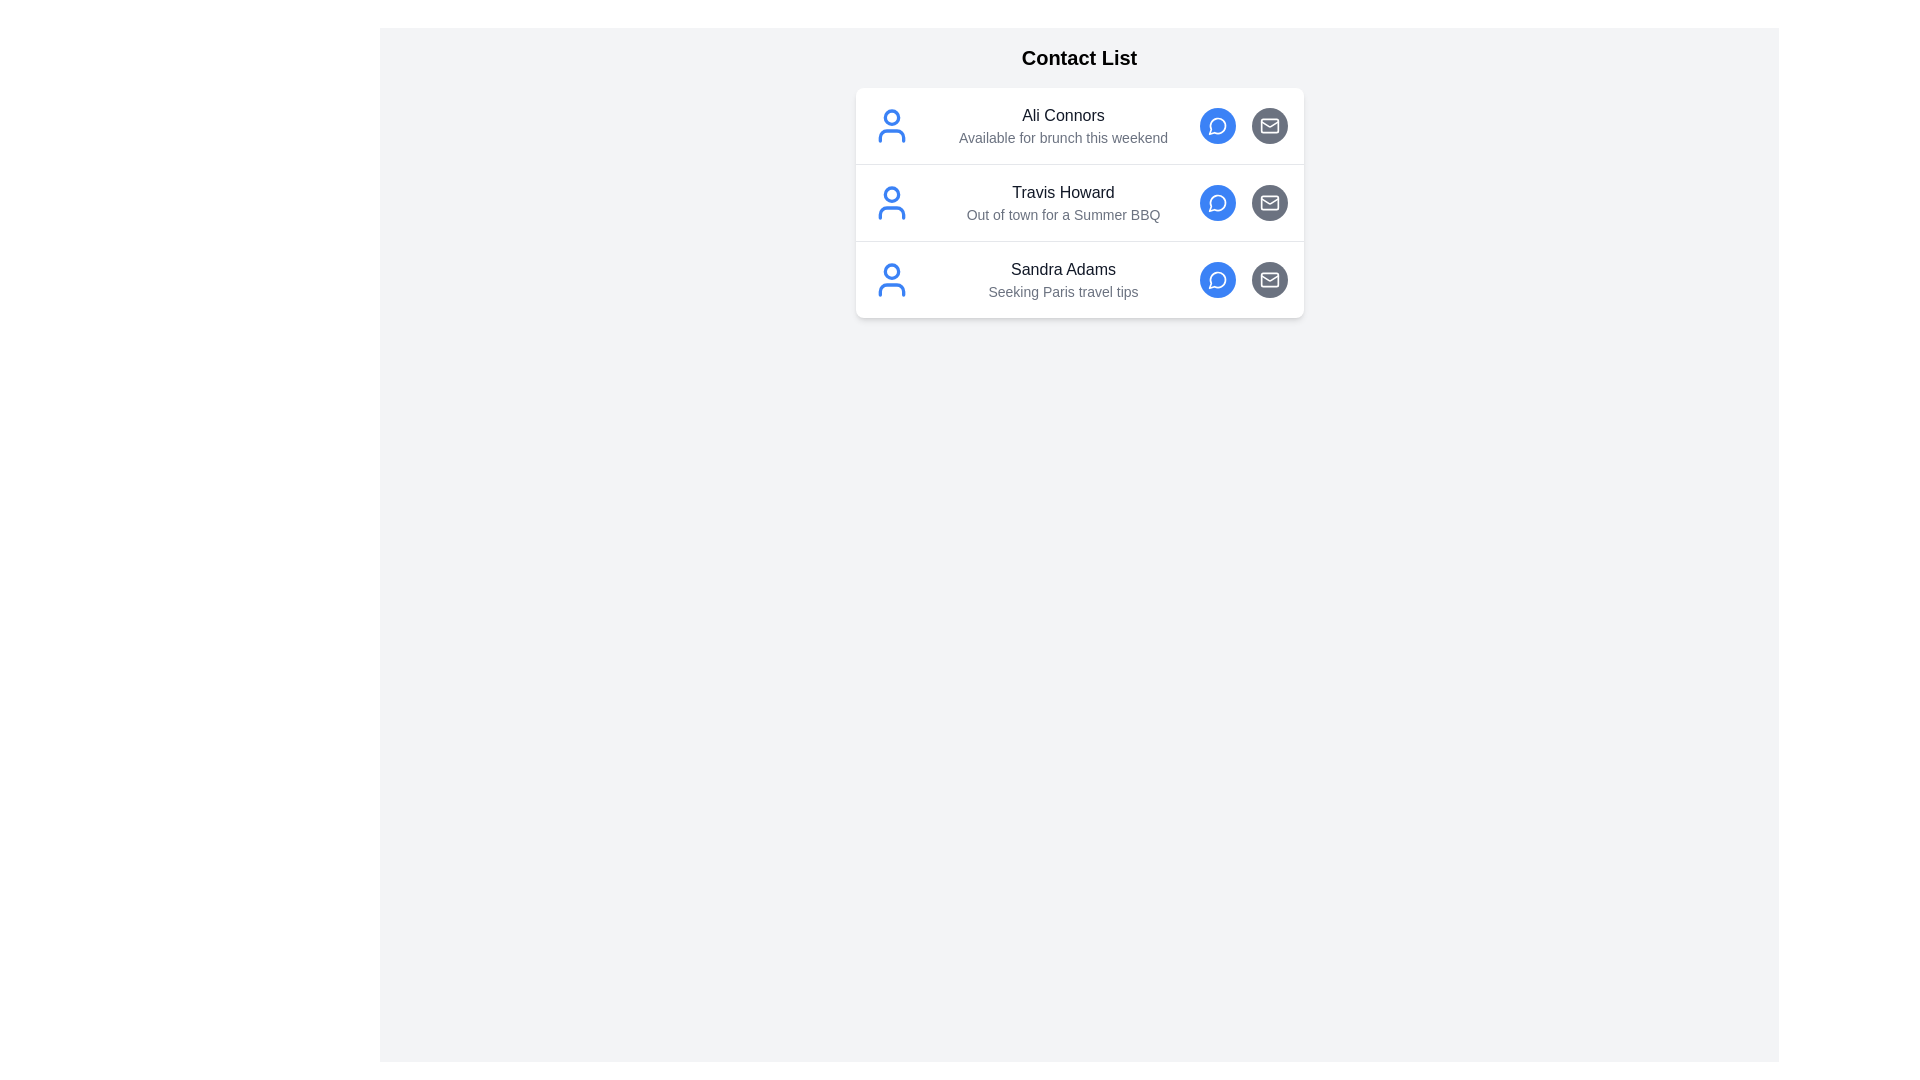  What do you see at coordinates (1216, 126) in the screenshot?
I see `the icon button for initiating a message or conversation related to the contact 'Ali Connors' in the first row of the contact list` at bounding box center [1216, 126].